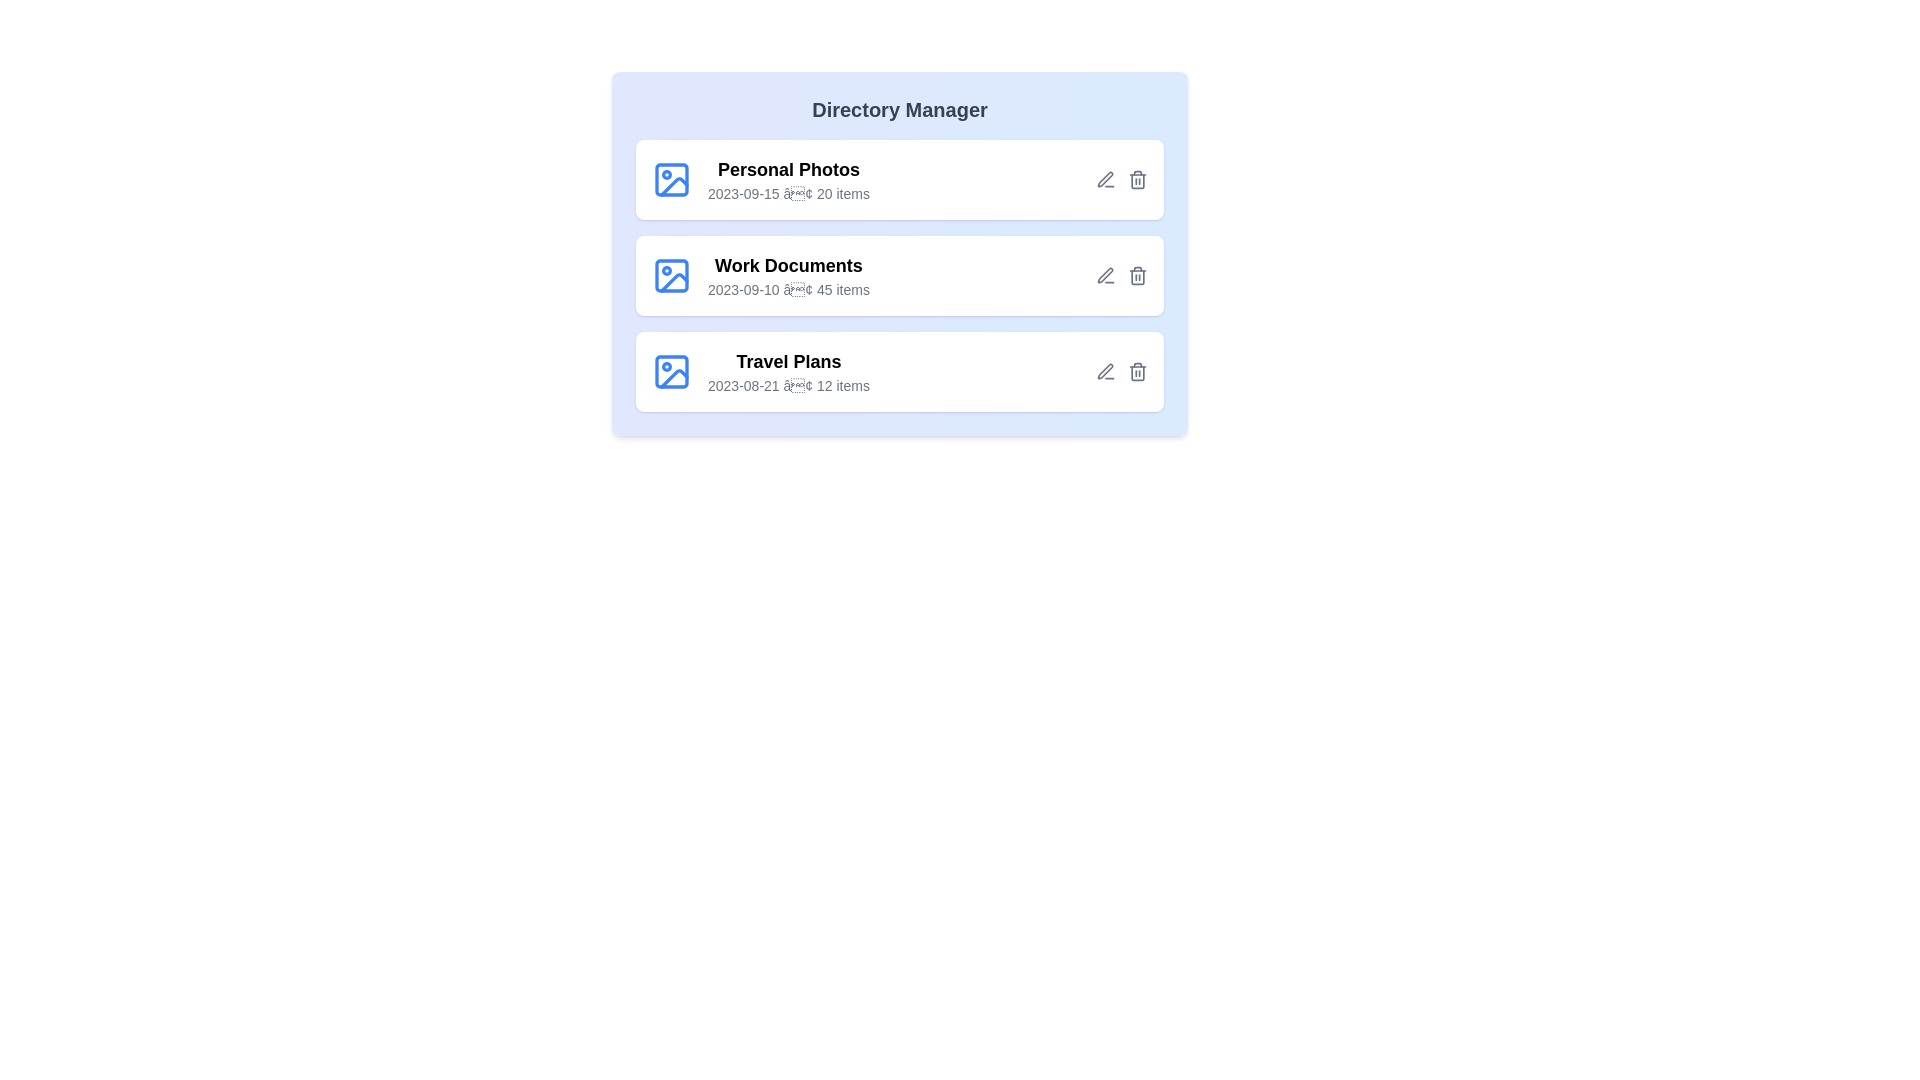 The height and width of the screenshot is (1080, 1920). What do you see at coordinates (899, 276) in the screenshot?
I see `the directory named Work Documents from the list` at bounding box center [899, 276].